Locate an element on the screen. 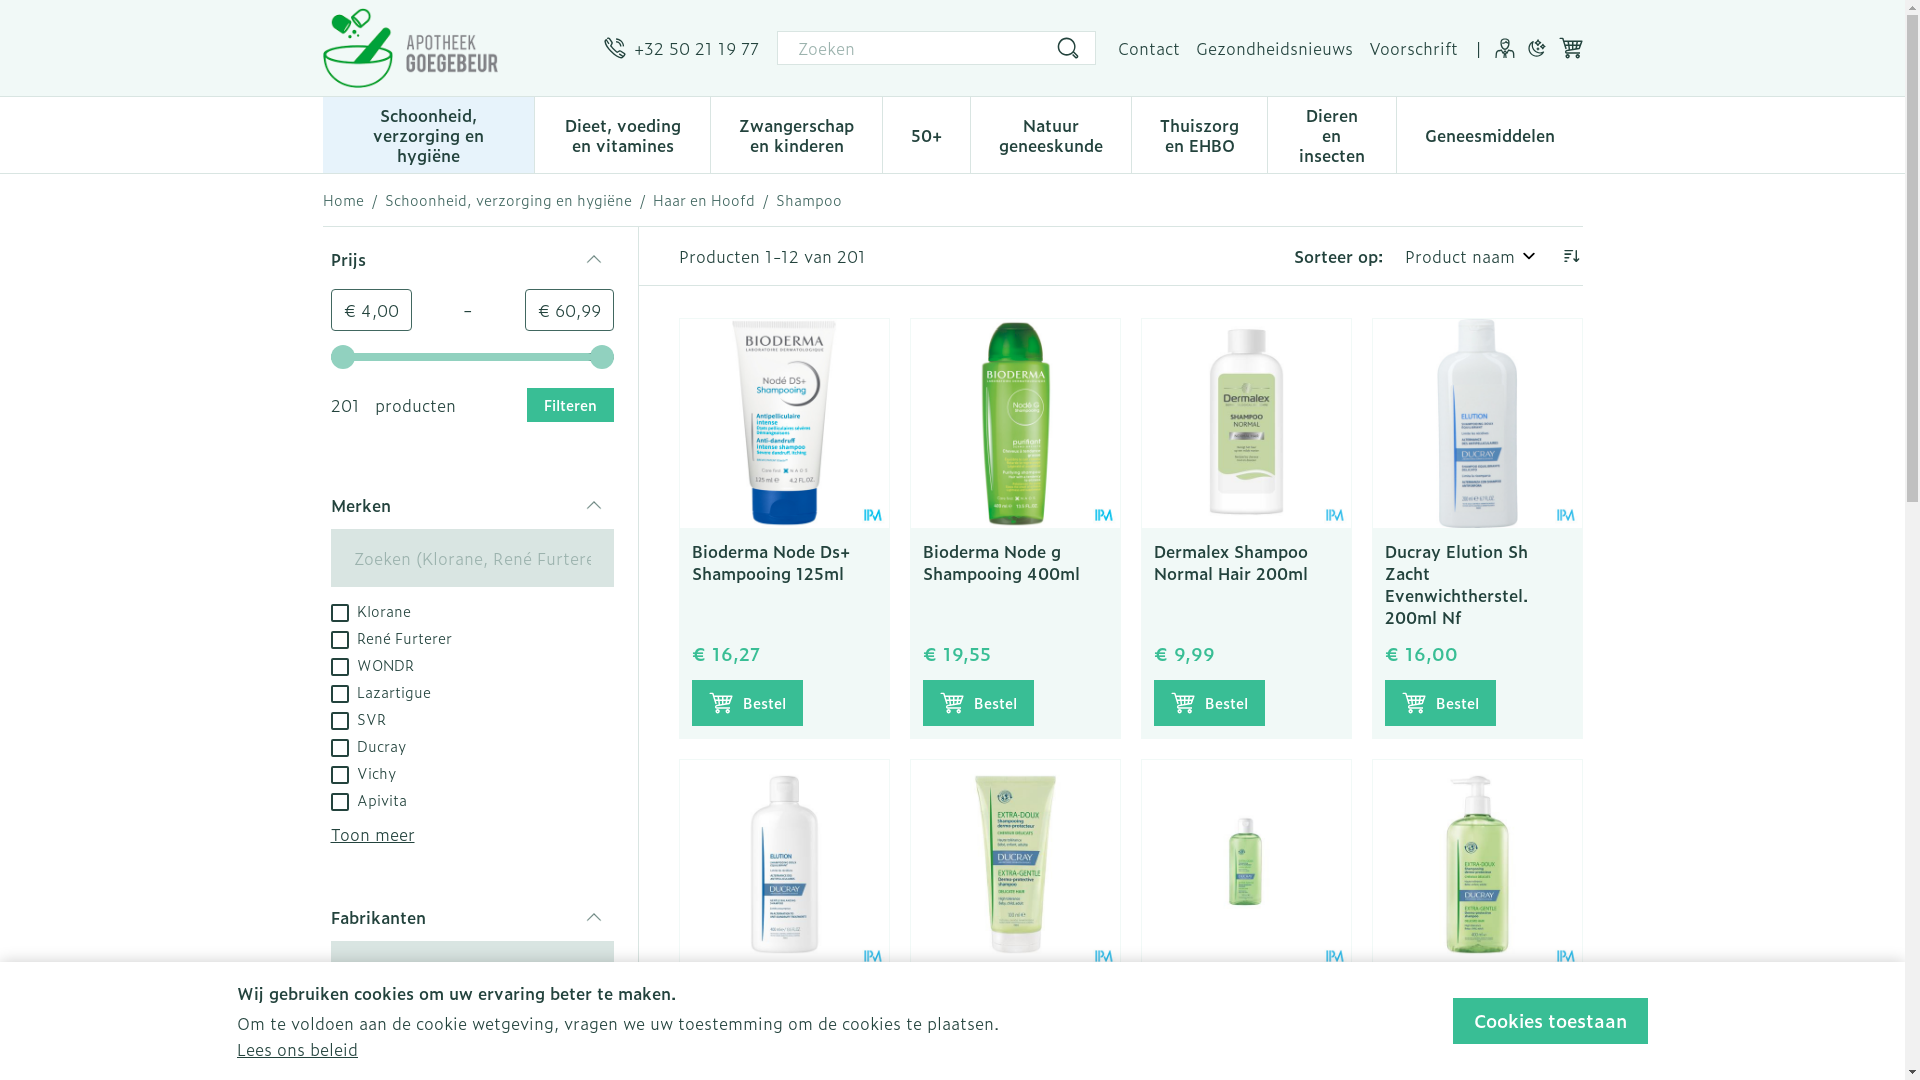 The width and height of the screenshot is (1920, 1080). 'Dermalex Shampoo Normal Hair 200ml' is located at coordinates (1153, 562).